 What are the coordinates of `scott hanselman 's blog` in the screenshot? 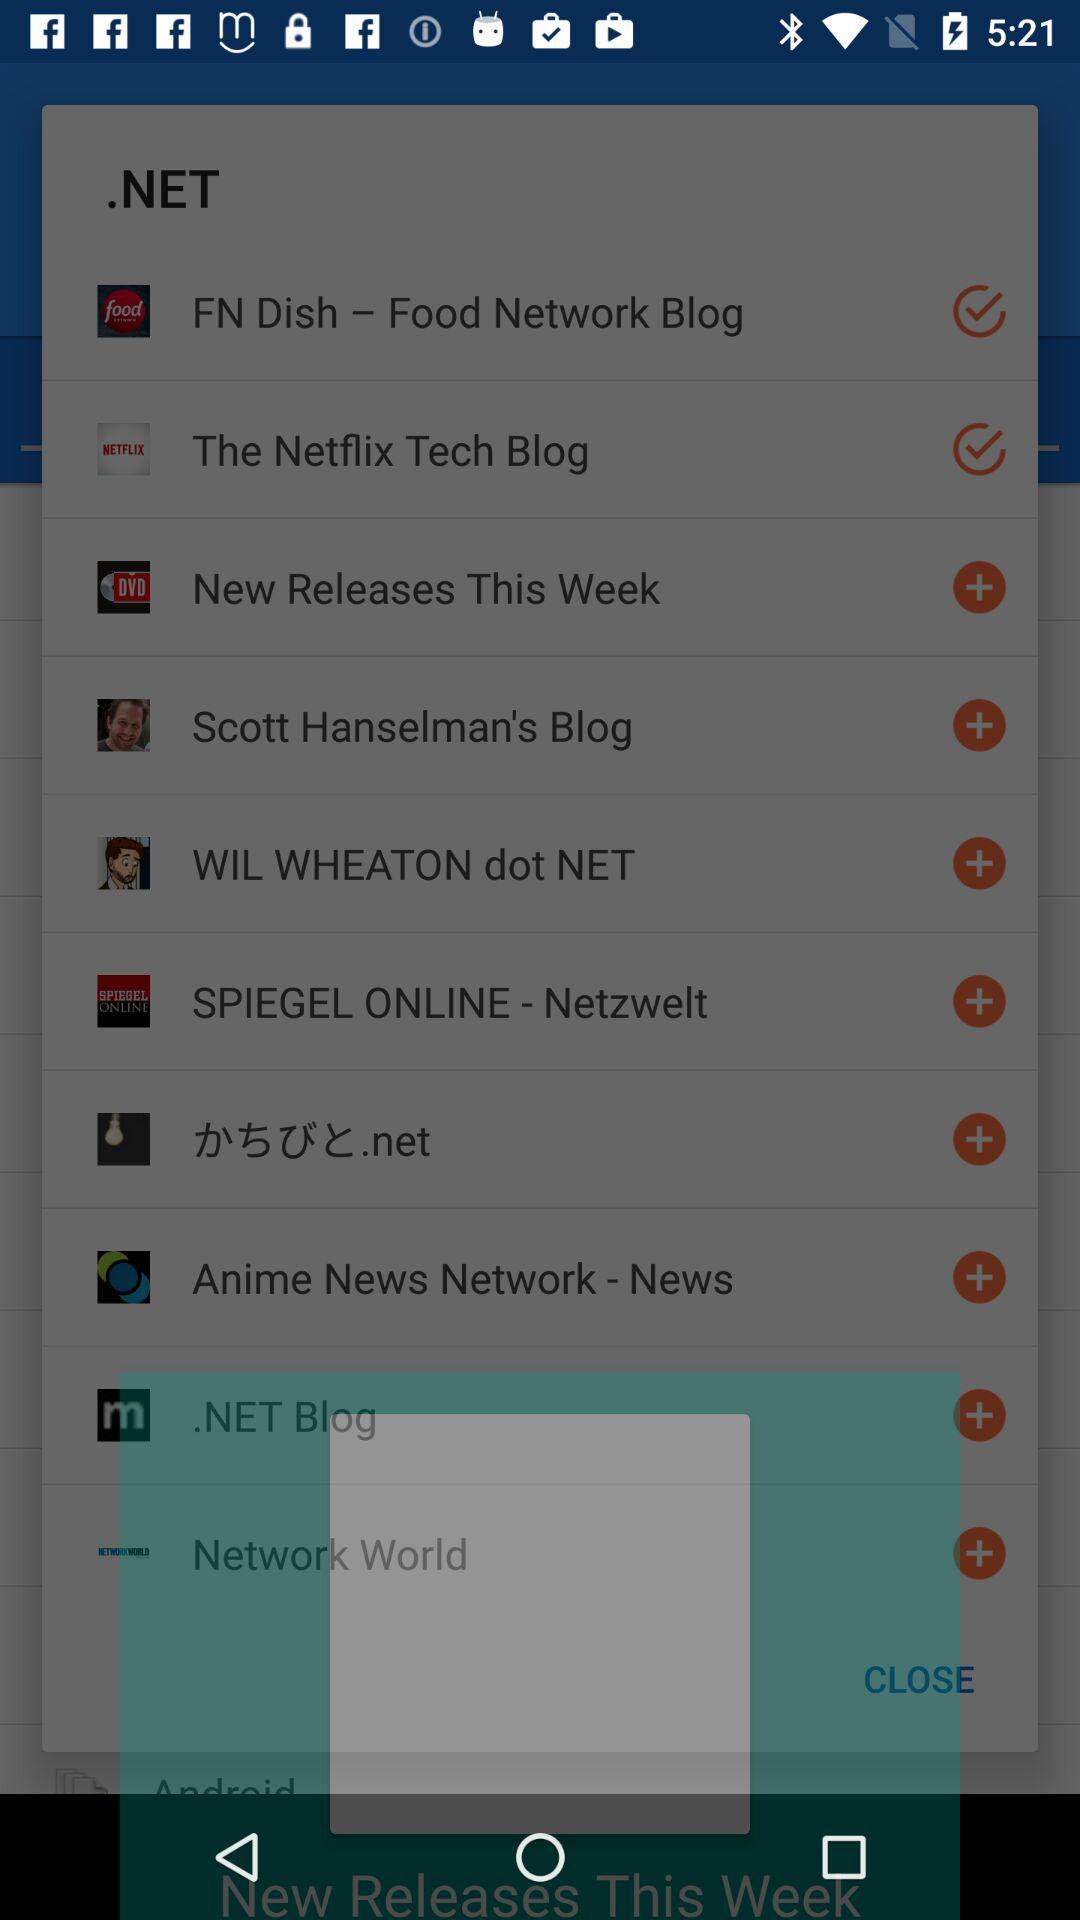 It's located at (978, 724).